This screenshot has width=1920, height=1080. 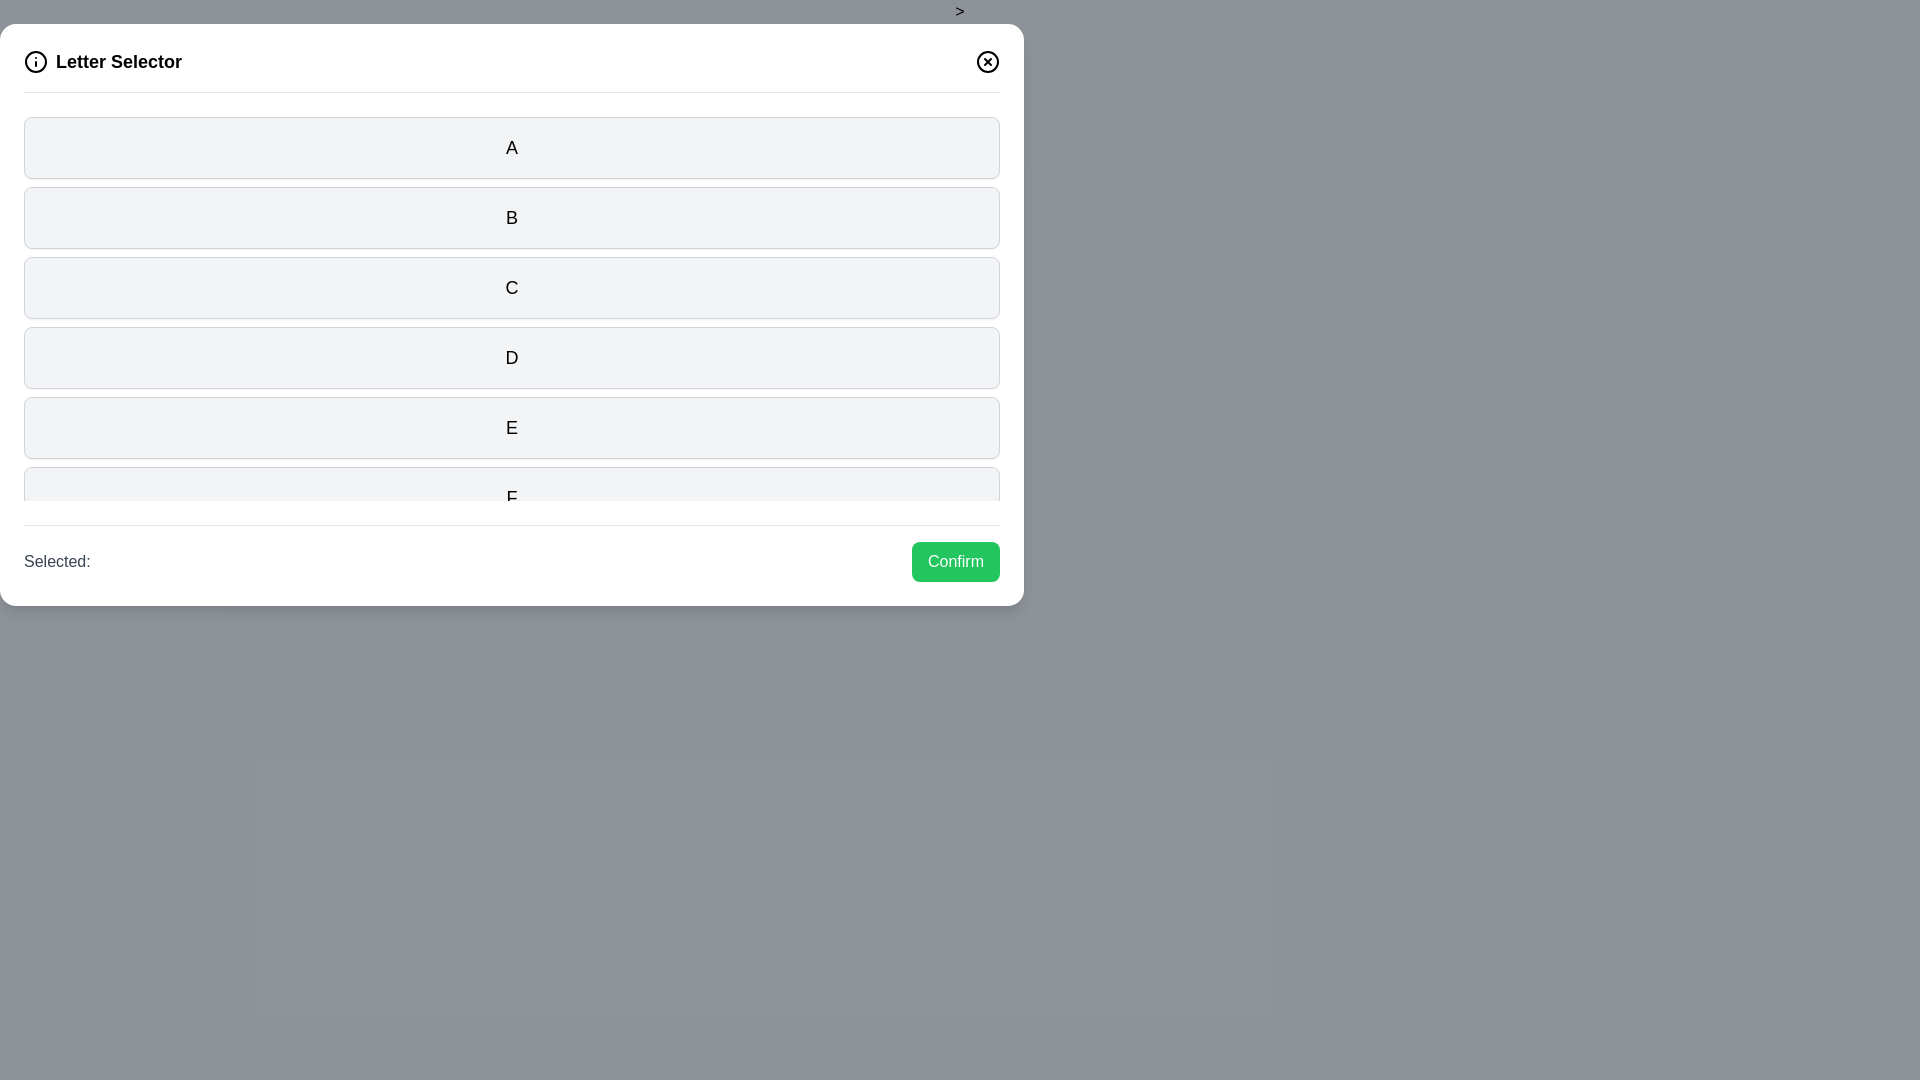 What do you see at coordinates (954, 562) in the screenshot?
I see `the Confirm button to confirm the selected letters` at bounding box center [954, 562].